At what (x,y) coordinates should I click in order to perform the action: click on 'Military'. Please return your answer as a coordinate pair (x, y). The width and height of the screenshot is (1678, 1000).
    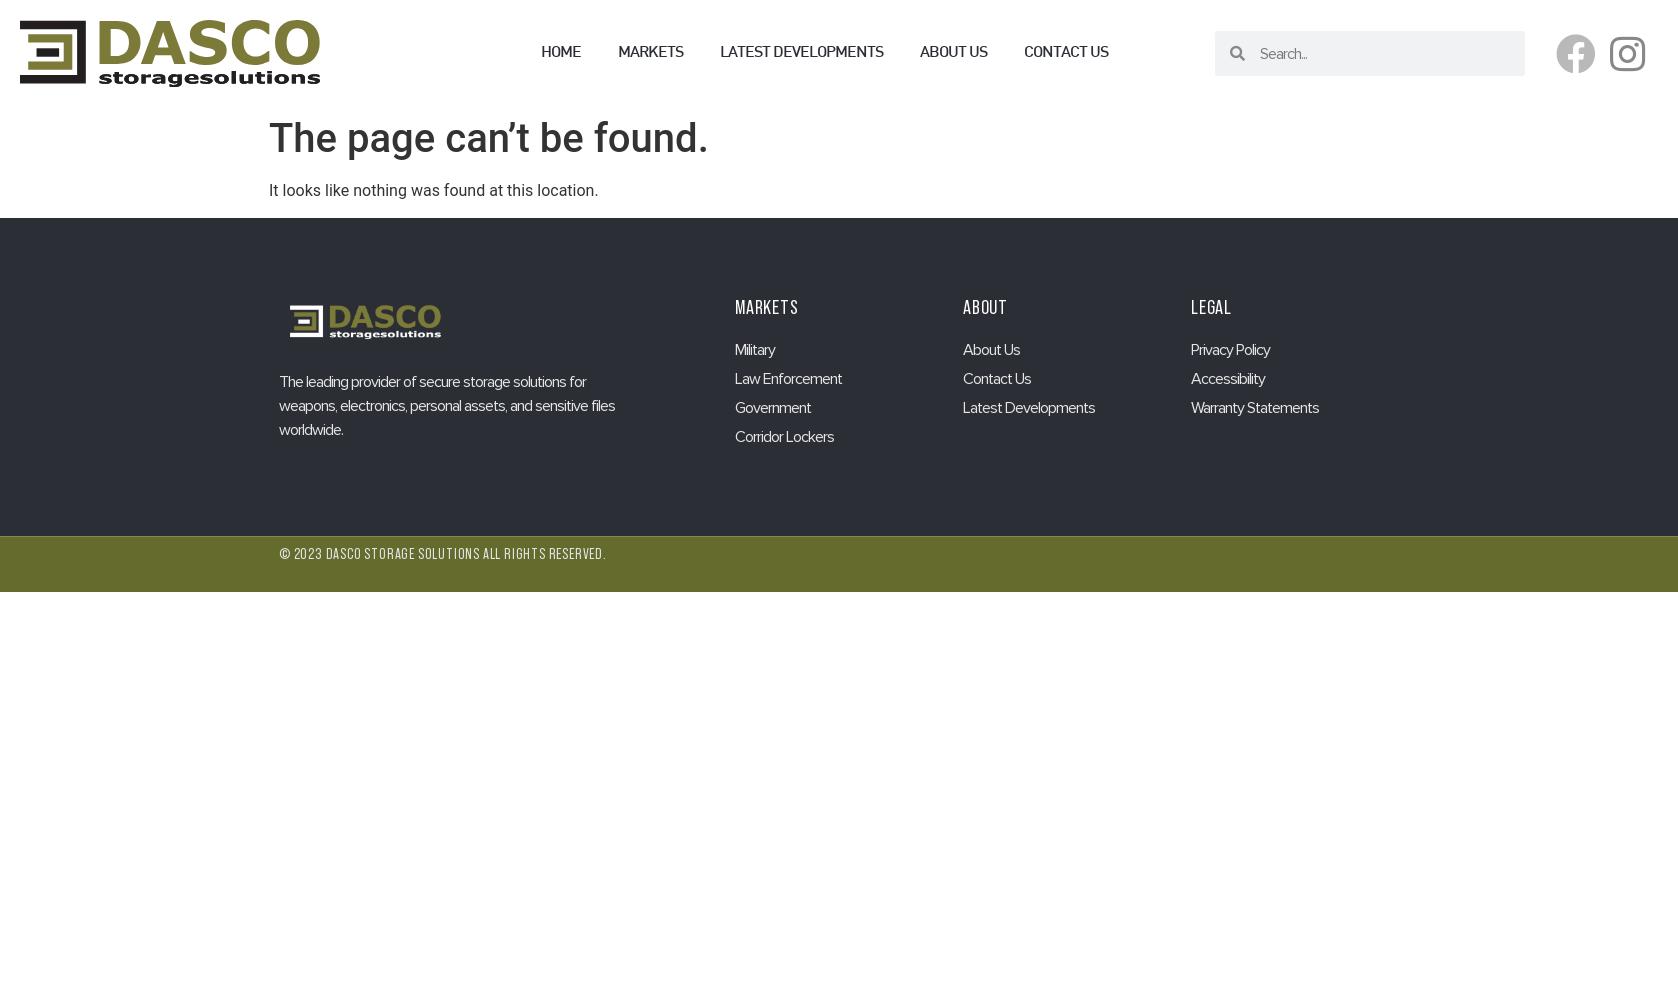
    Looking at the image, I should click on (753, 348).